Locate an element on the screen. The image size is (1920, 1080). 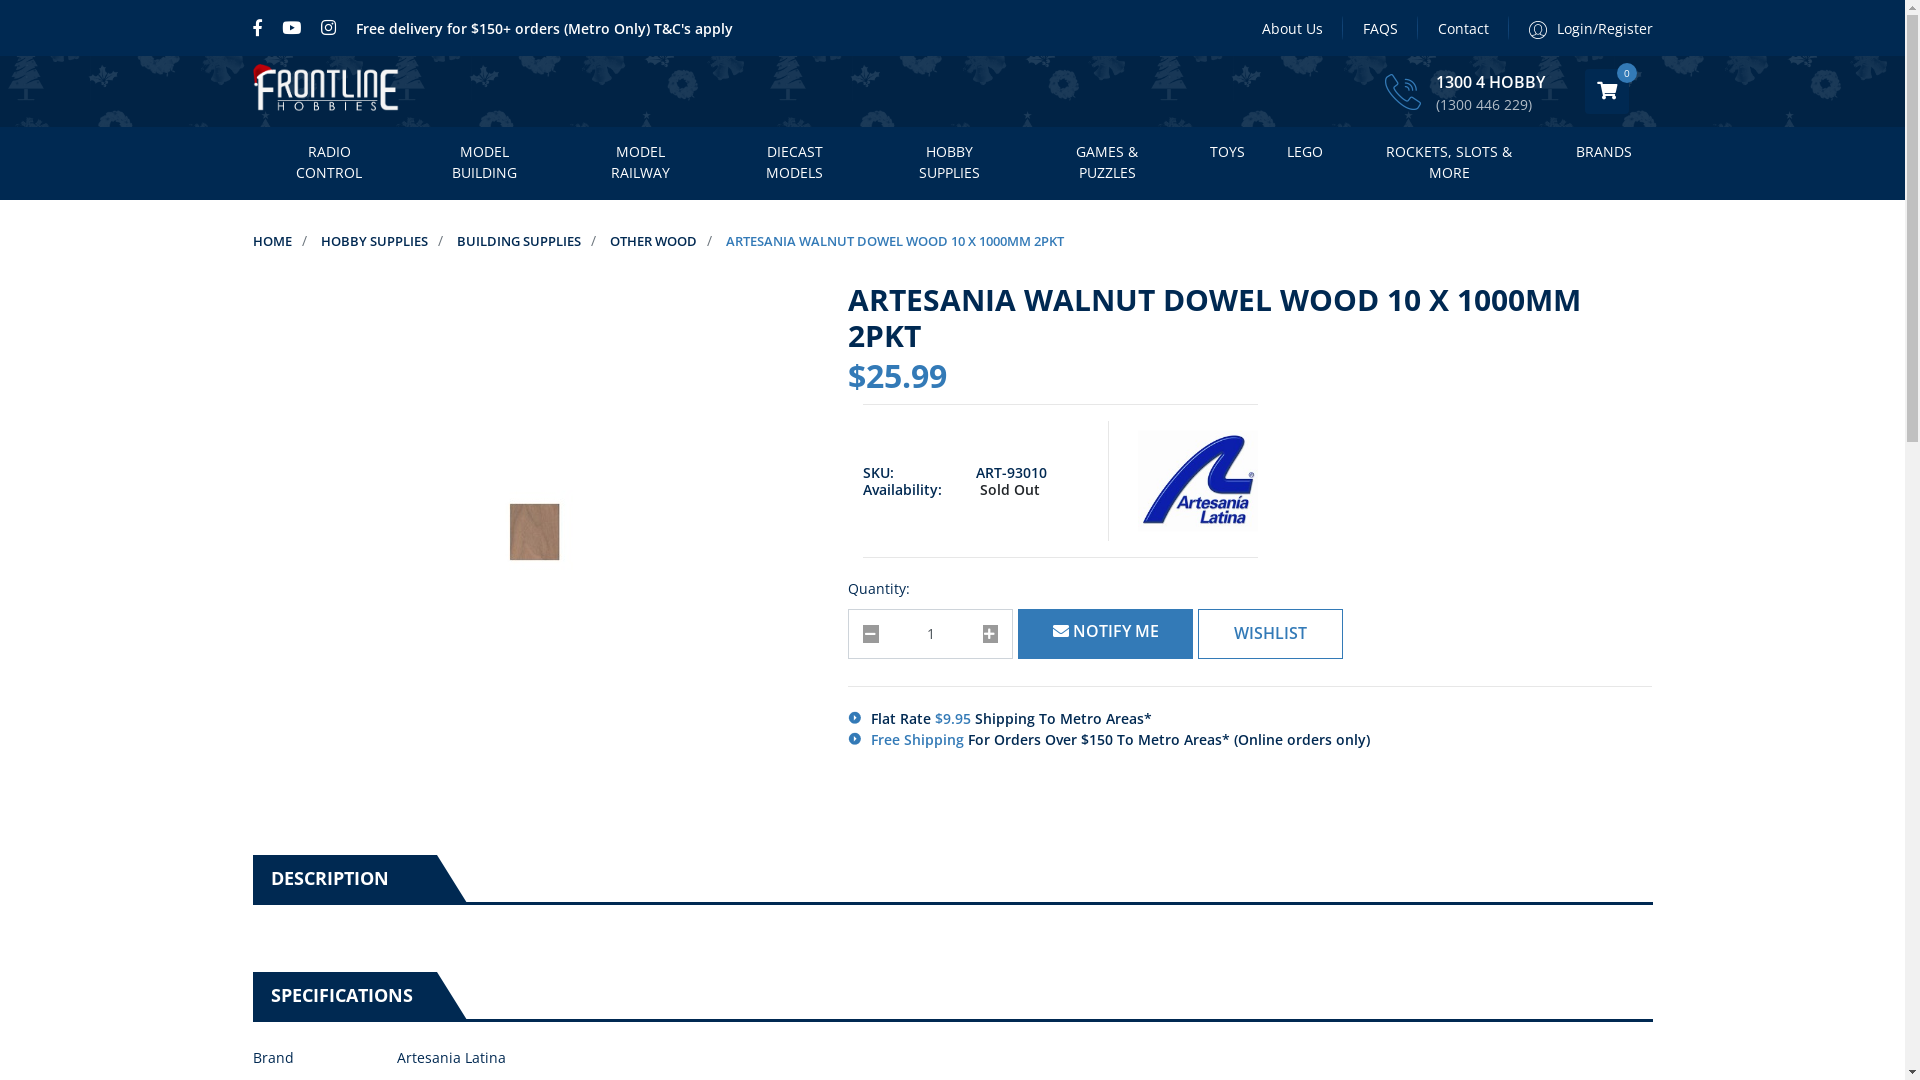
'Frontline Hobbies on Instagram' is located at coordinates (327, 27).